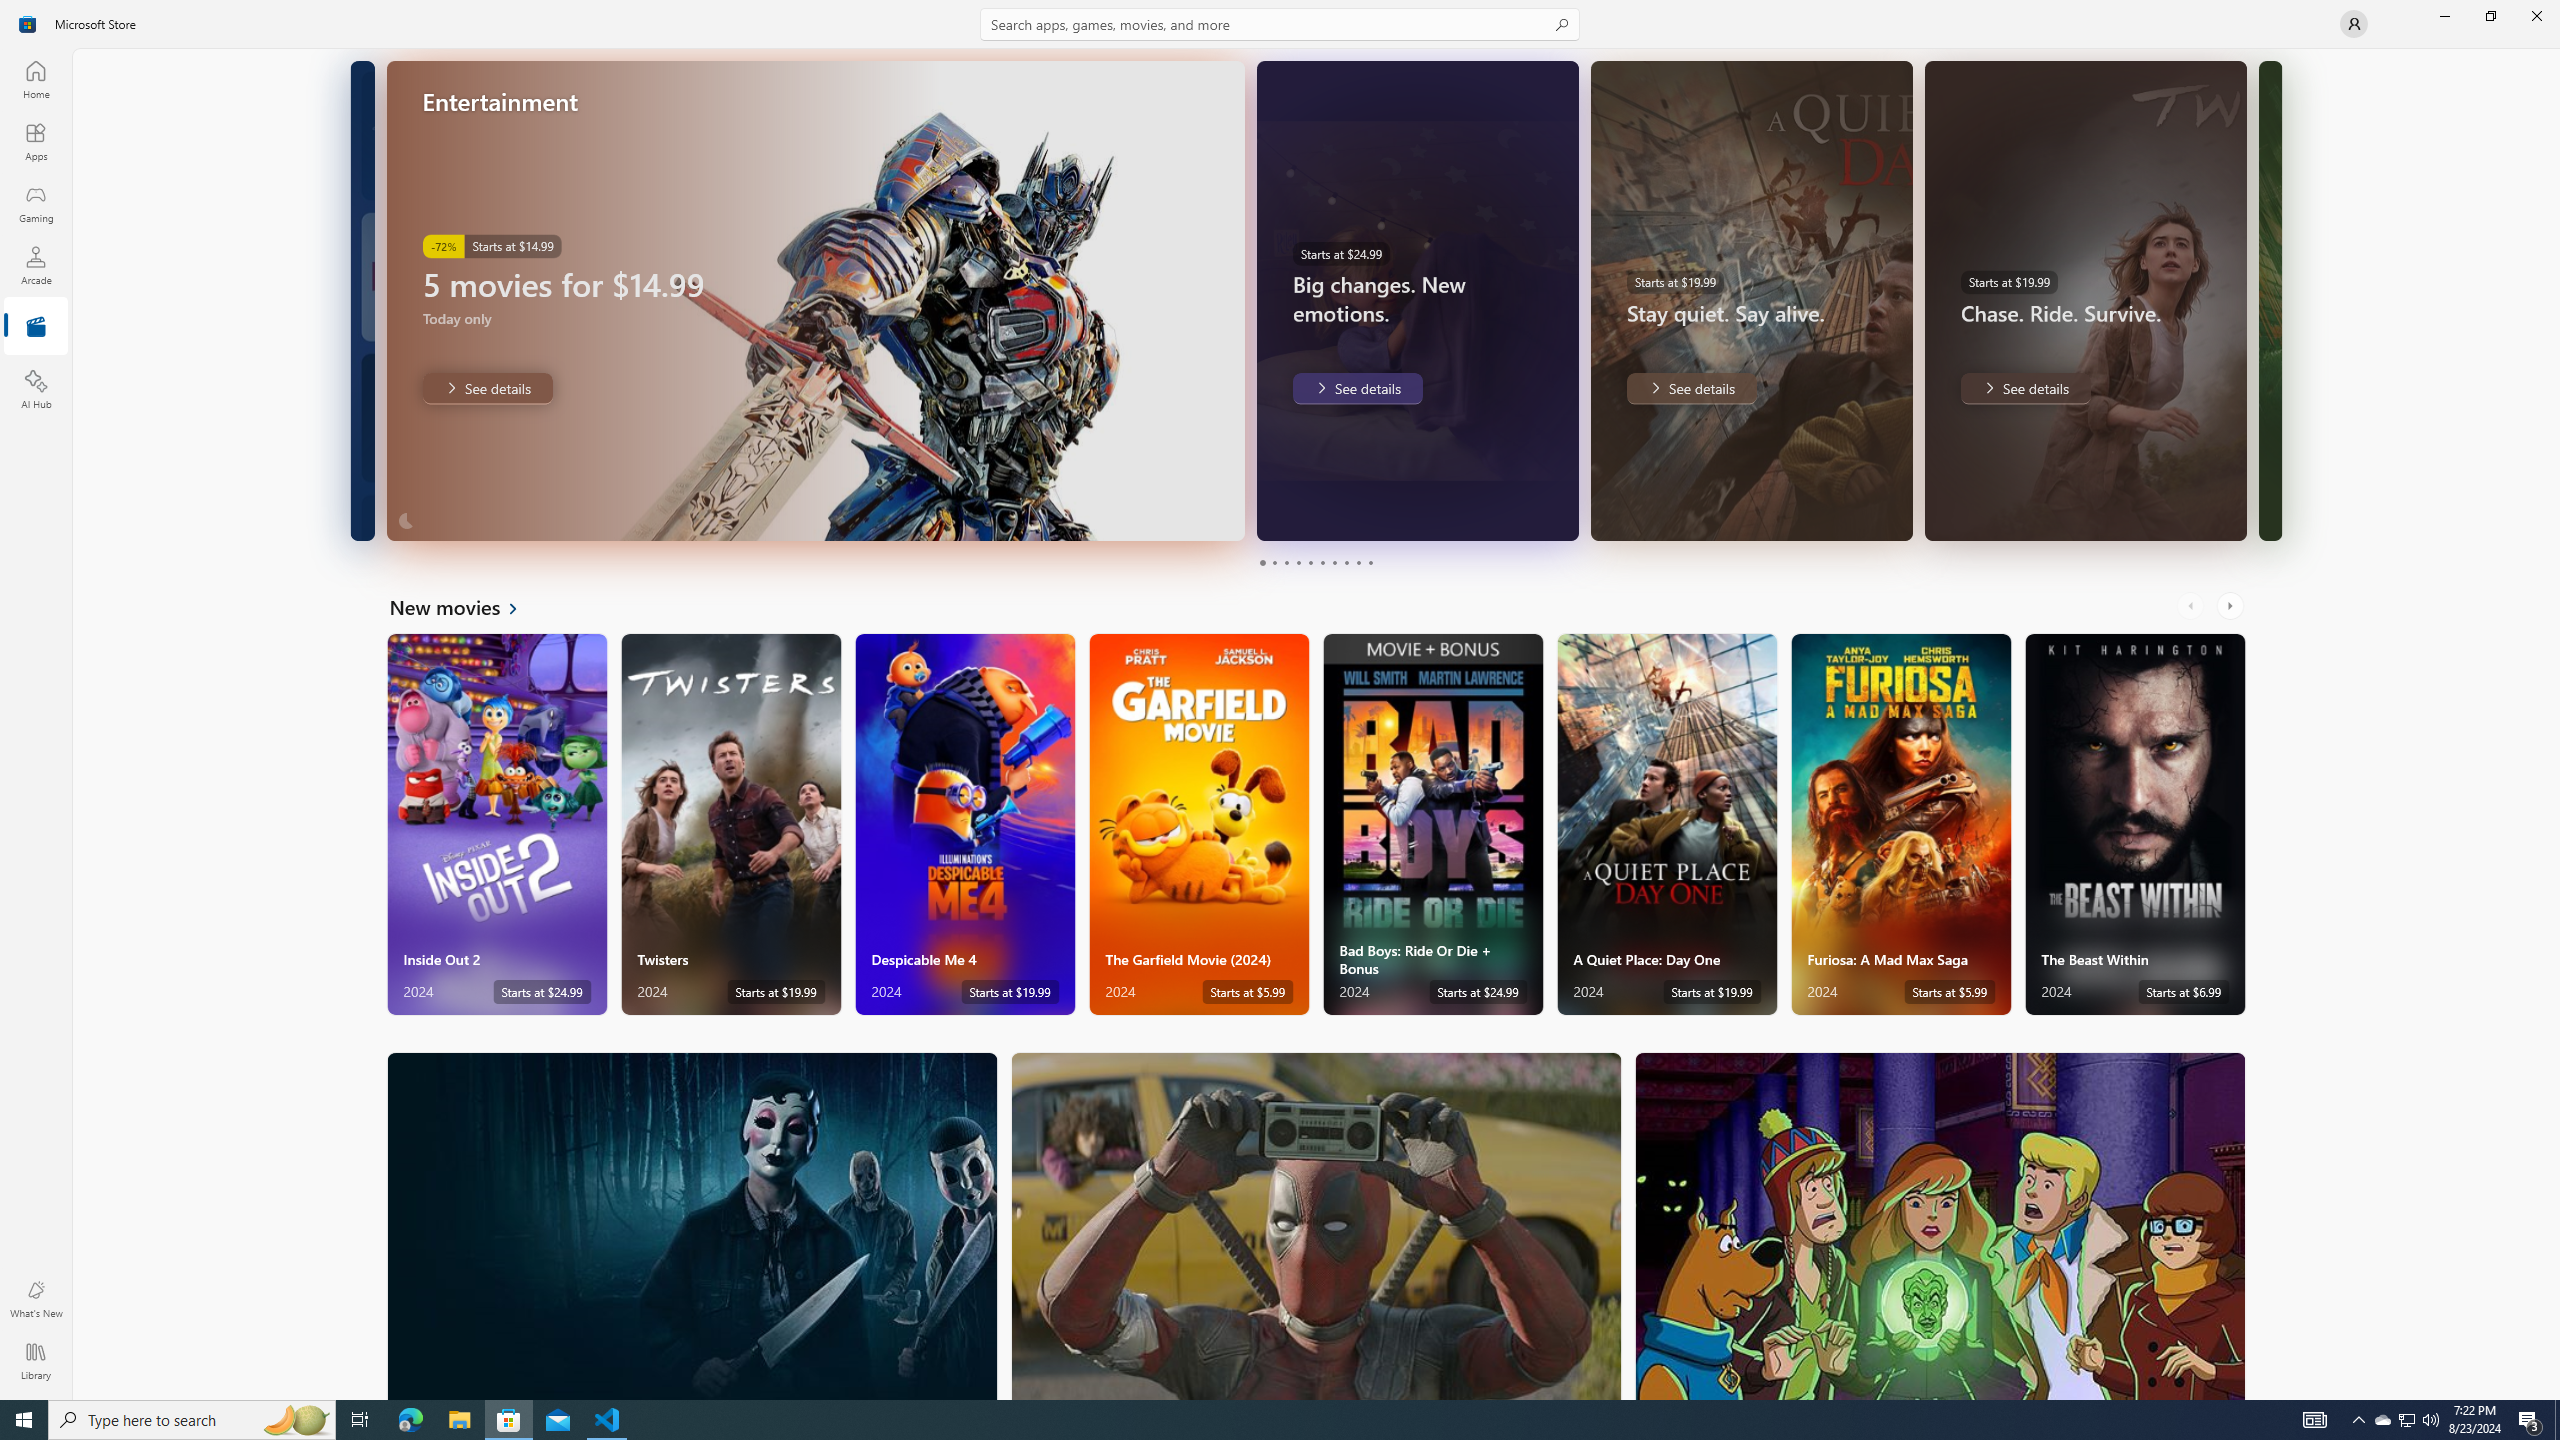 This screenshot has width=2560, height=1440. I want to click on 'Page 6', so click(1321, 562).